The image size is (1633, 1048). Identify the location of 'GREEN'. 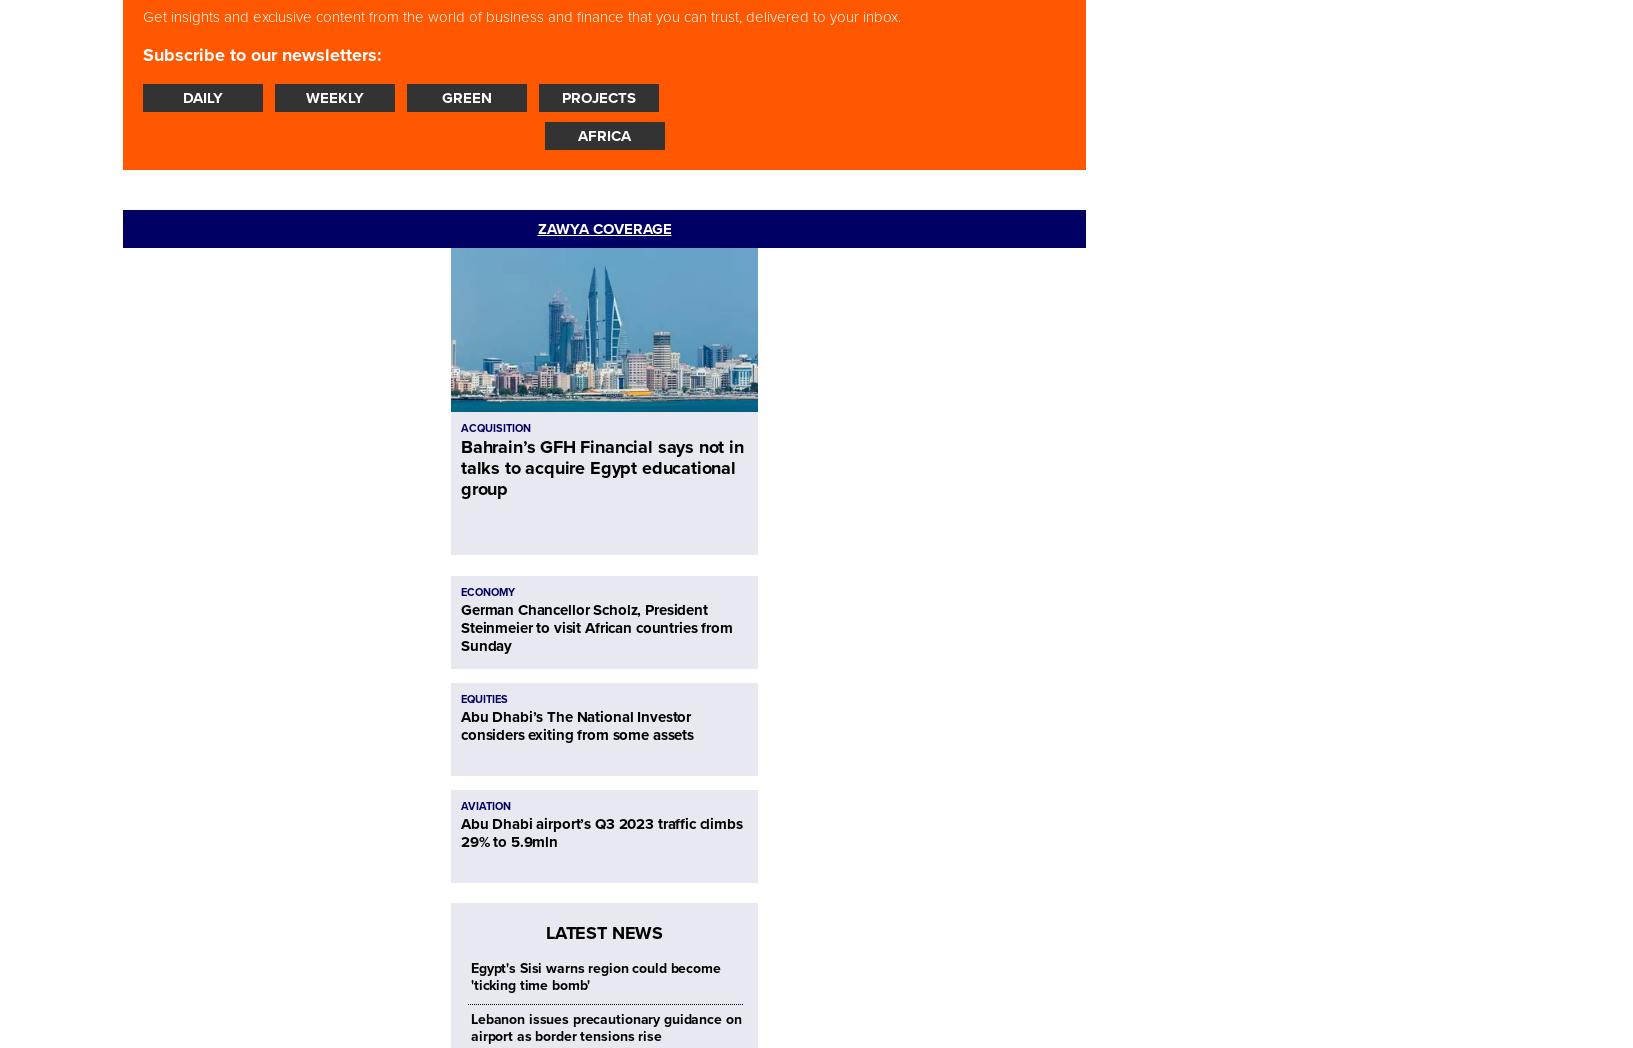
(467, 96).